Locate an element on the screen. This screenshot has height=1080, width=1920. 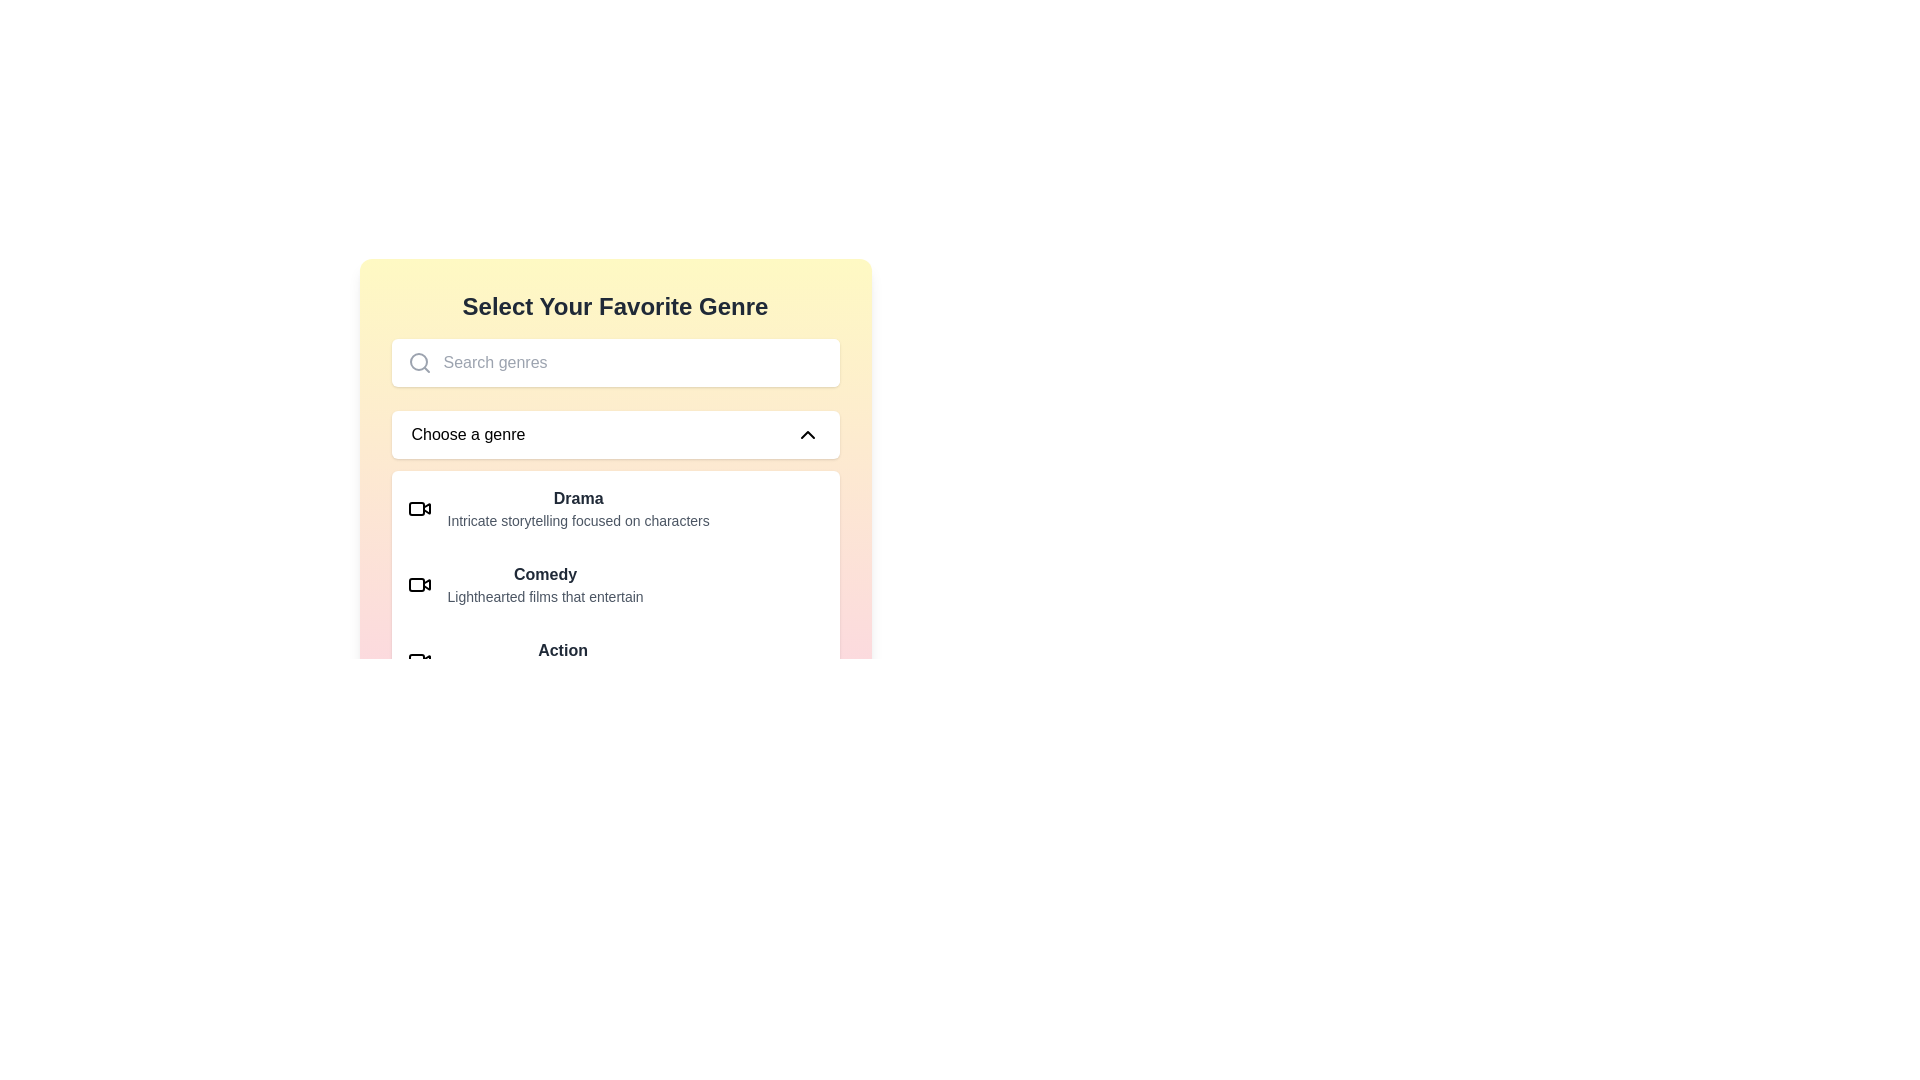
the video camera or play button icon that represents the Comedy genre option in the option list component is located at coordinates (425, 584).